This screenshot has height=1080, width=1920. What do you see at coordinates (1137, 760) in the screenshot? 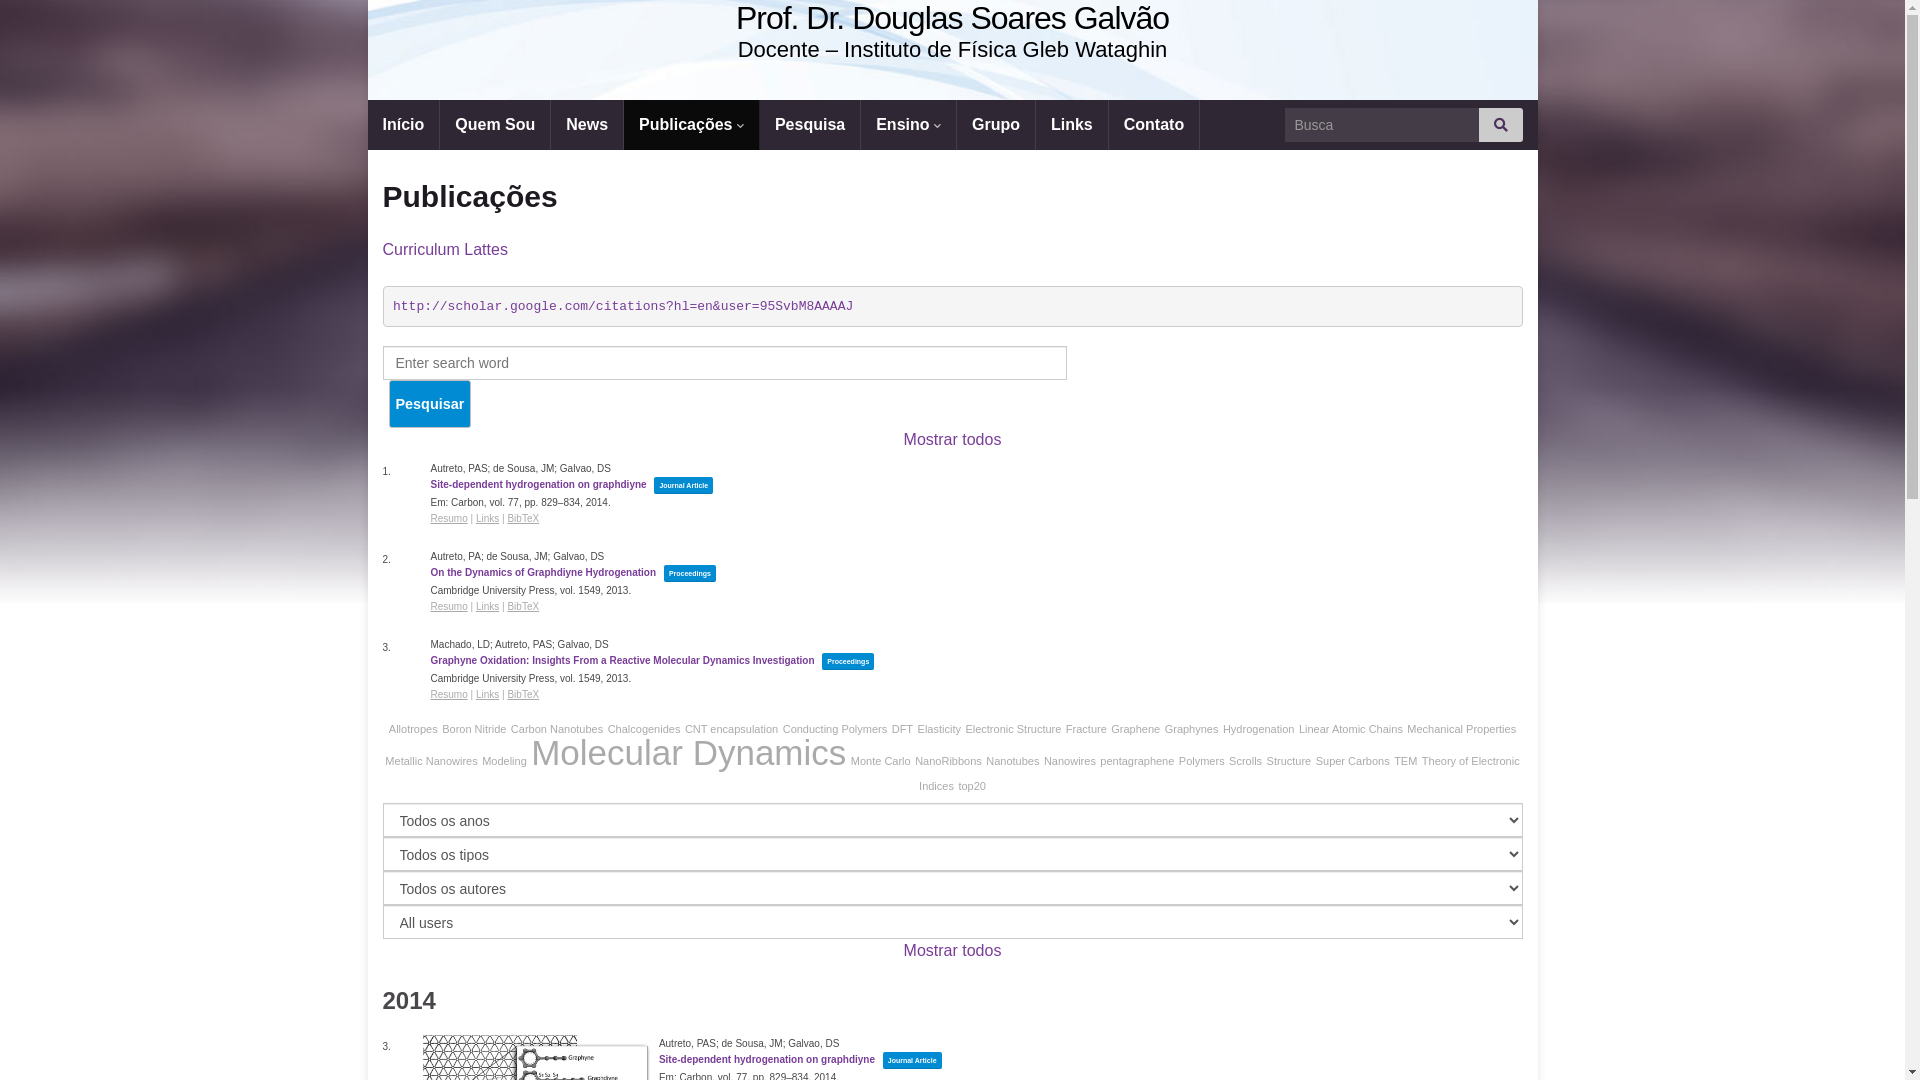
I see `'pentagraphene'` at bounding box center [1137, 760].